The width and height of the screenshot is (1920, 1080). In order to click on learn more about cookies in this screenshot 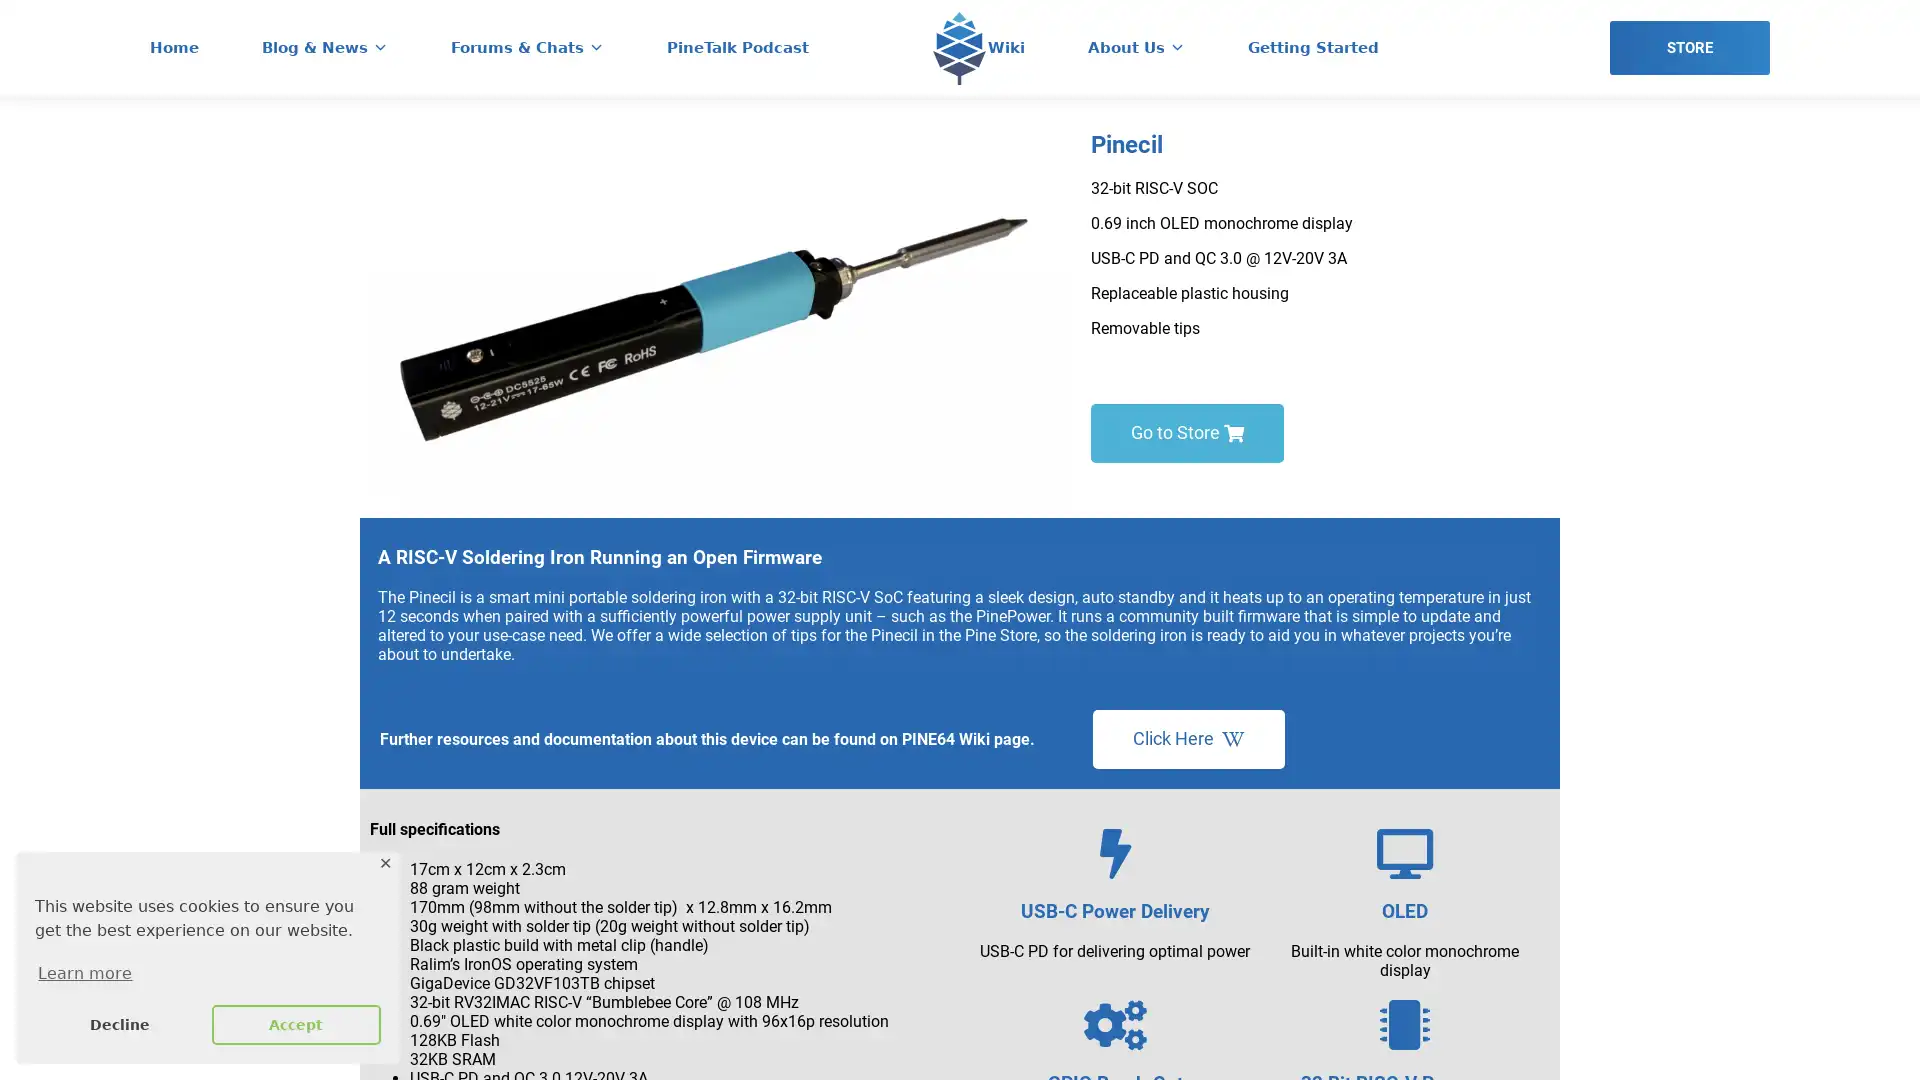, I will do `click(207, 972)`.